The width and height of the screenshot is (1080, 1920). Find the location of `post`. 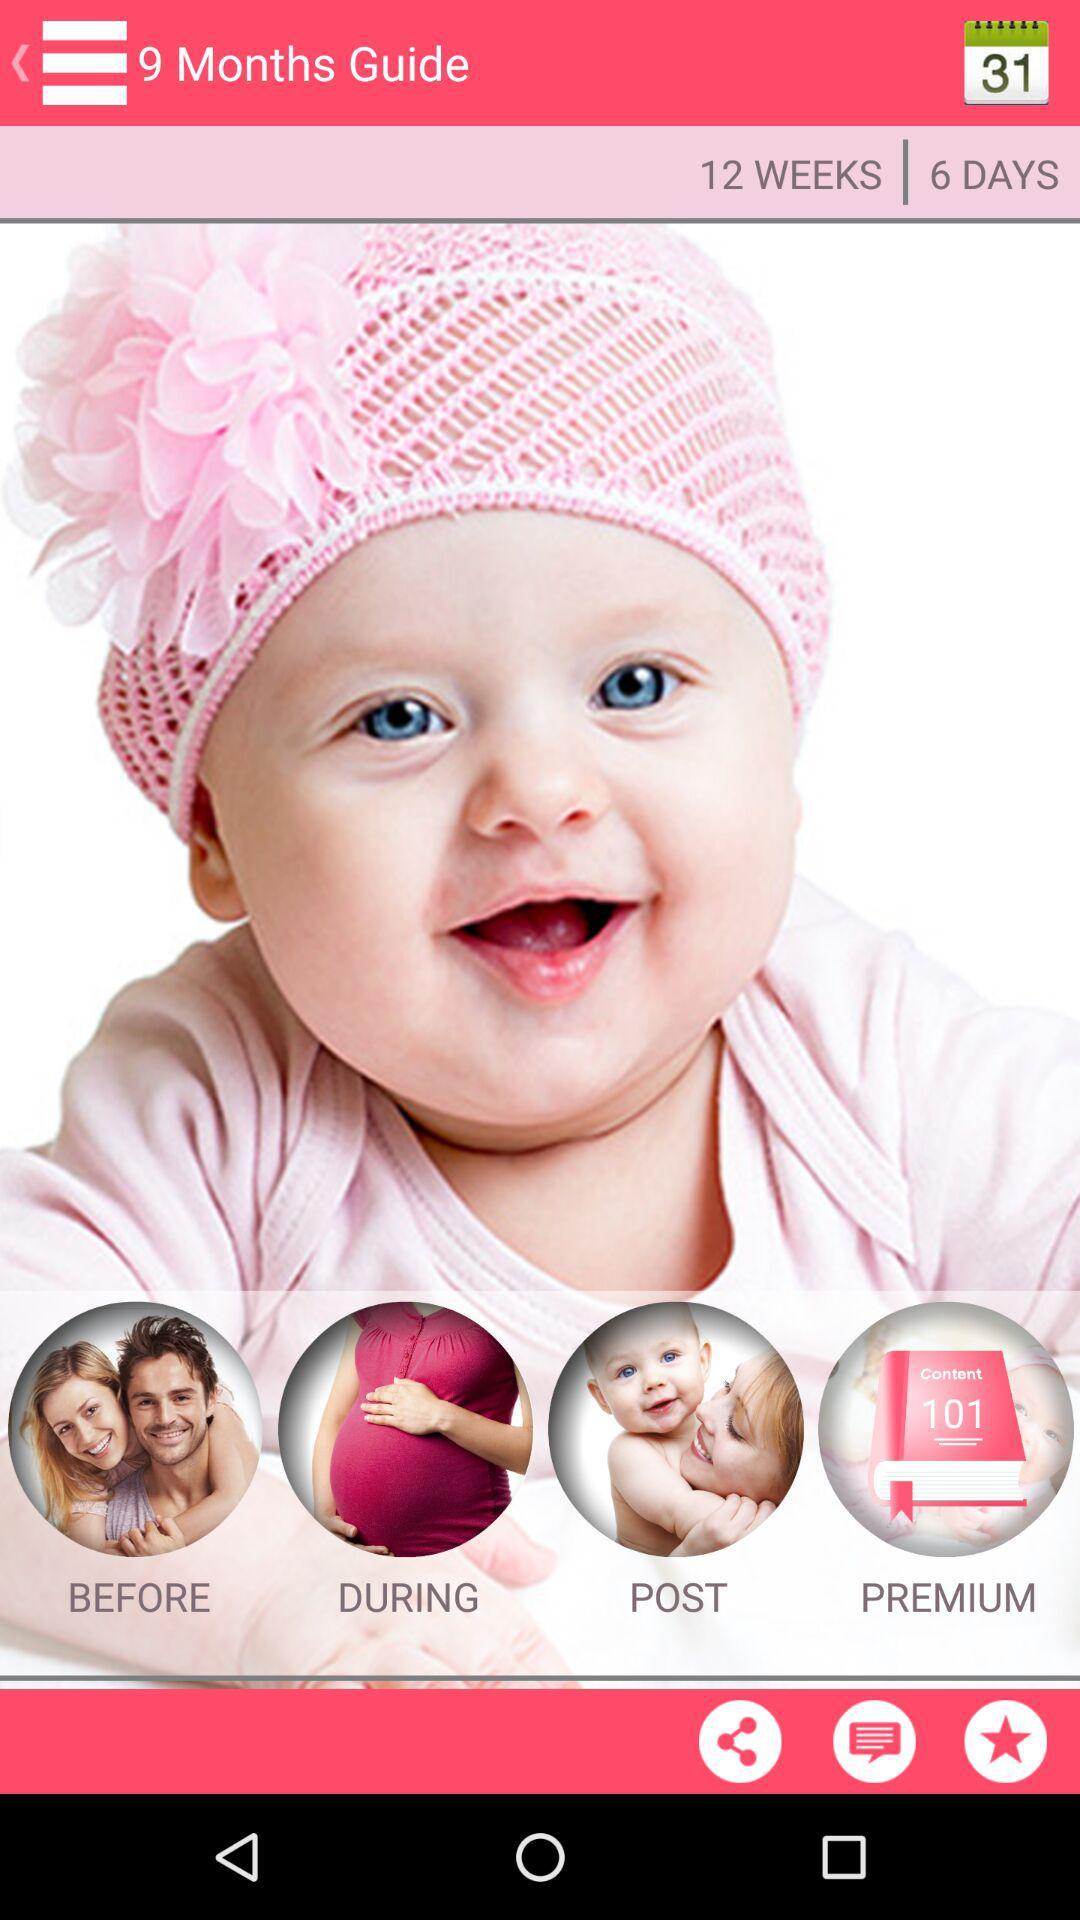

post is located at coordinates (675, 1429).